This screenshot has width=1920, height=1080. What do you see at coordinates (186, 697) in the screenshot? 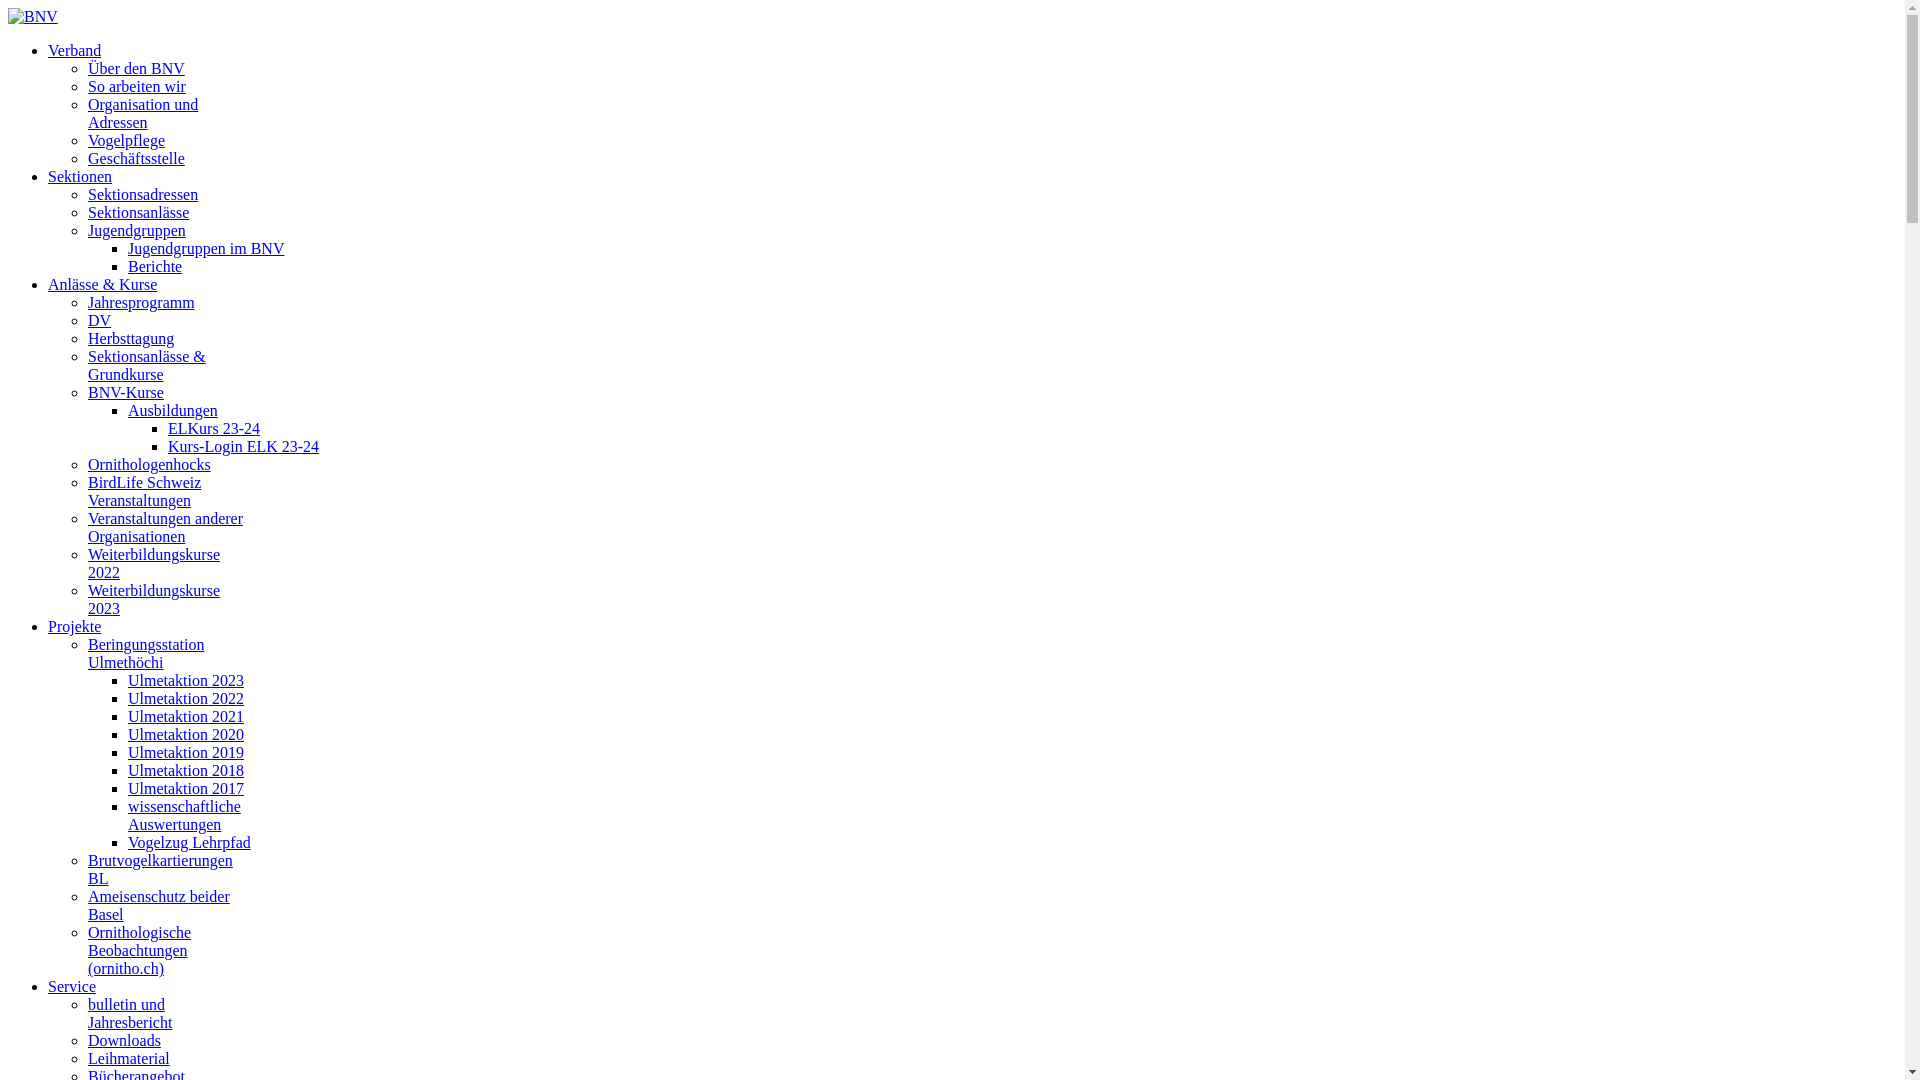
I see `'Ulmetaktion 2022'` at bounding box center [186, 697].